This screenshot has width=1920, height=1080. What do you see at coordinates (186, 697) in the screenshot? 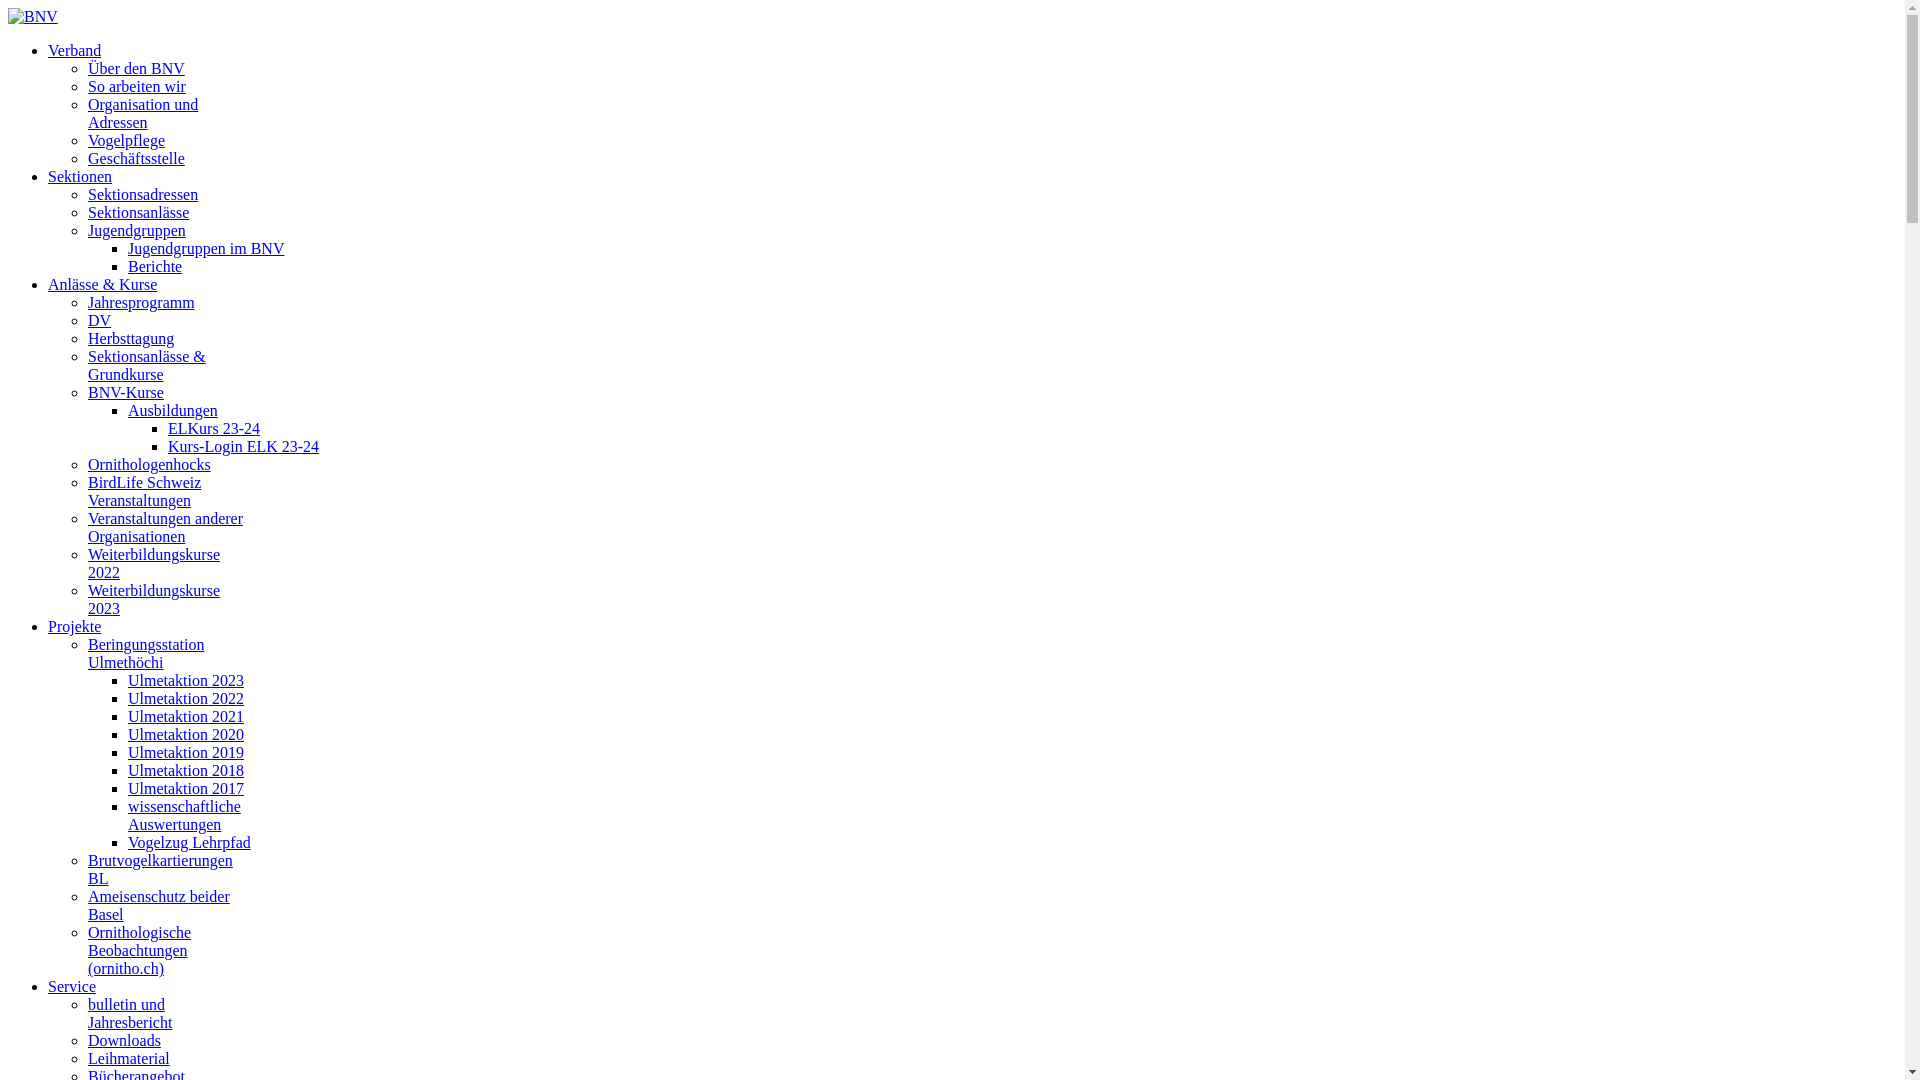
I see `'Ulmetaktion 2022'` at bounding box center [186, 697].